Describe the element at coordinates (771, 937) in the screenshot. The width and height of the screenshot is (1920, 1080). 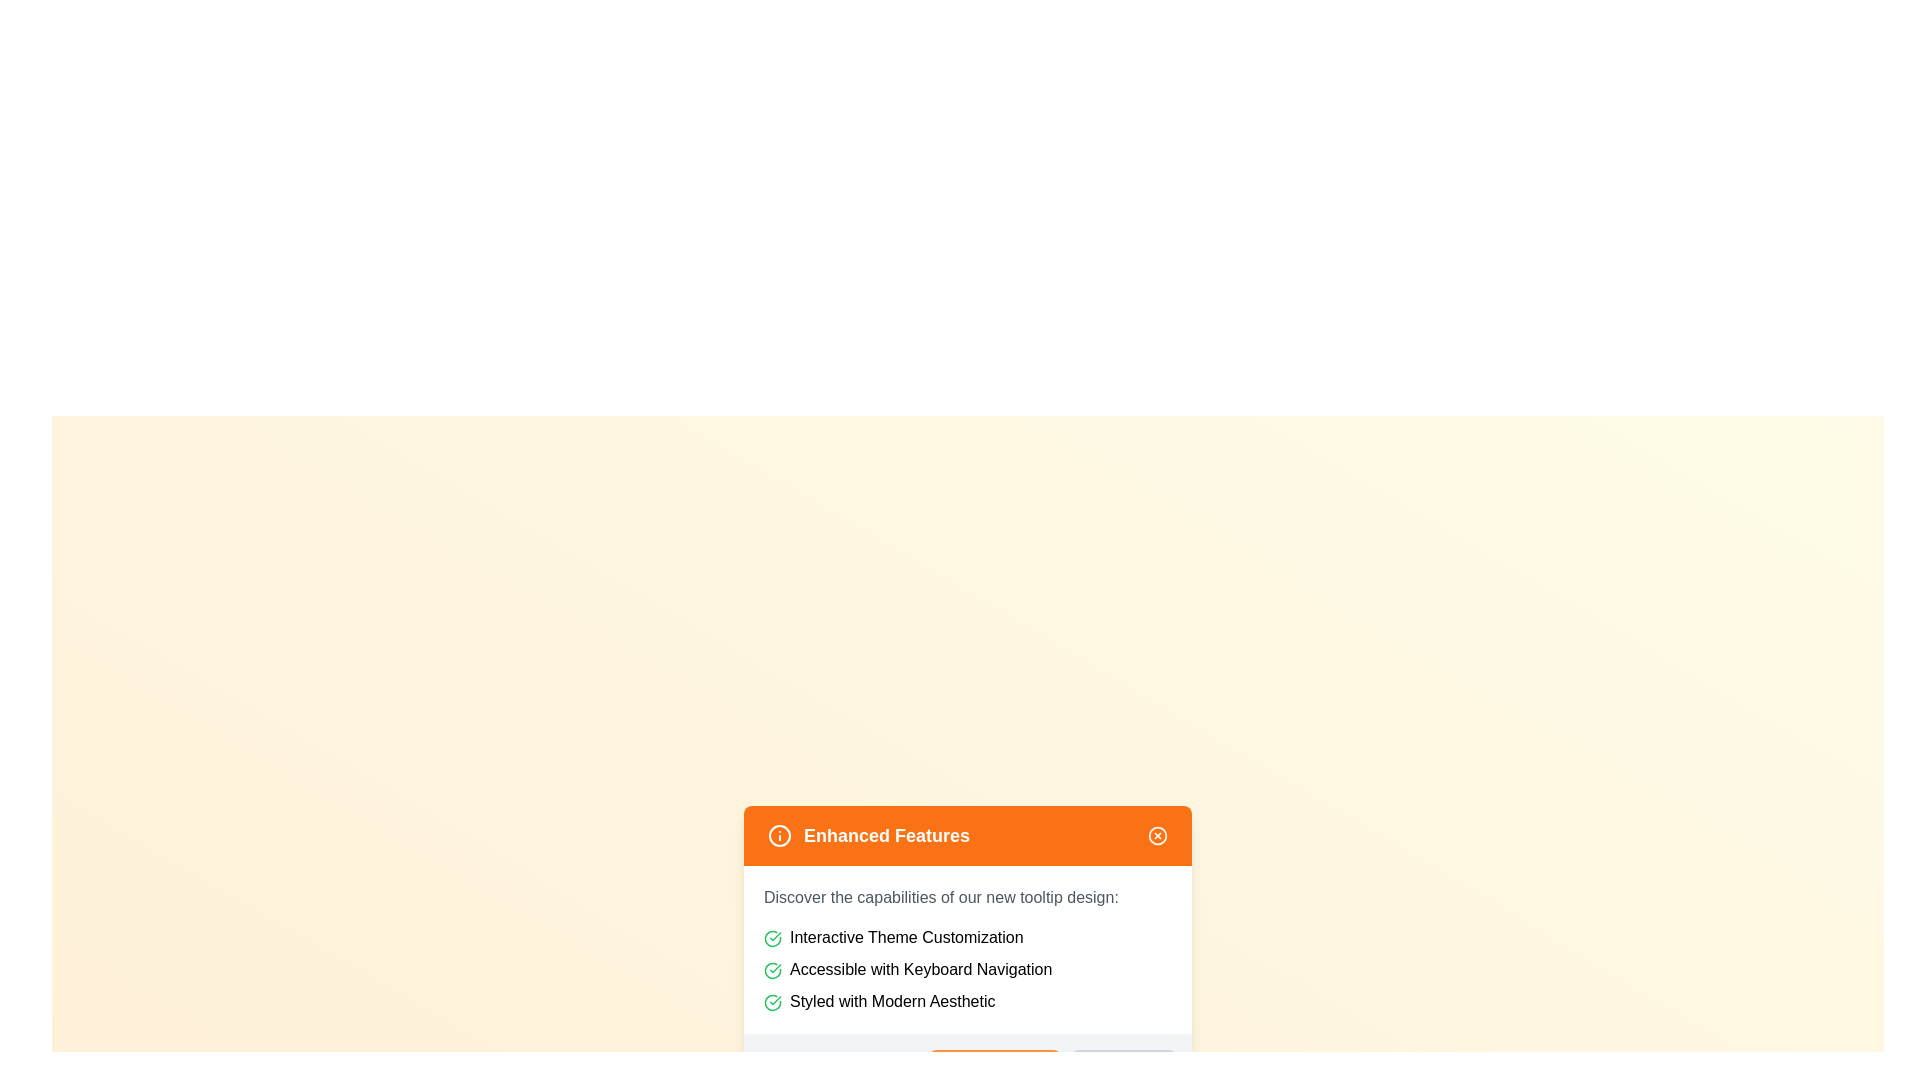
I see `the first icon in the list under the 'Interactive Theme Customization' section, which indicates the feature has been successfully implemented` at that location.